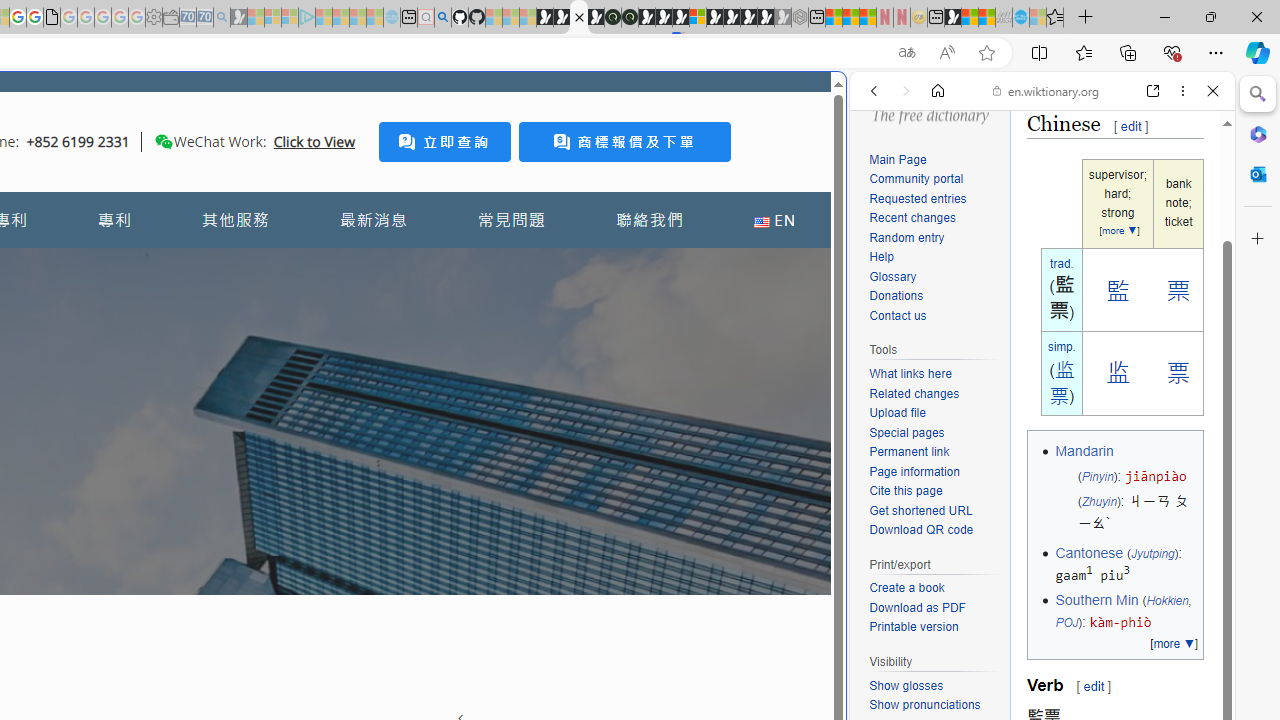 This screenshot has width=1280, height=720. Describe the element at coordinates (1092, 227) in the screenshot. I see `'SEARCH TOOLS'` at that location.